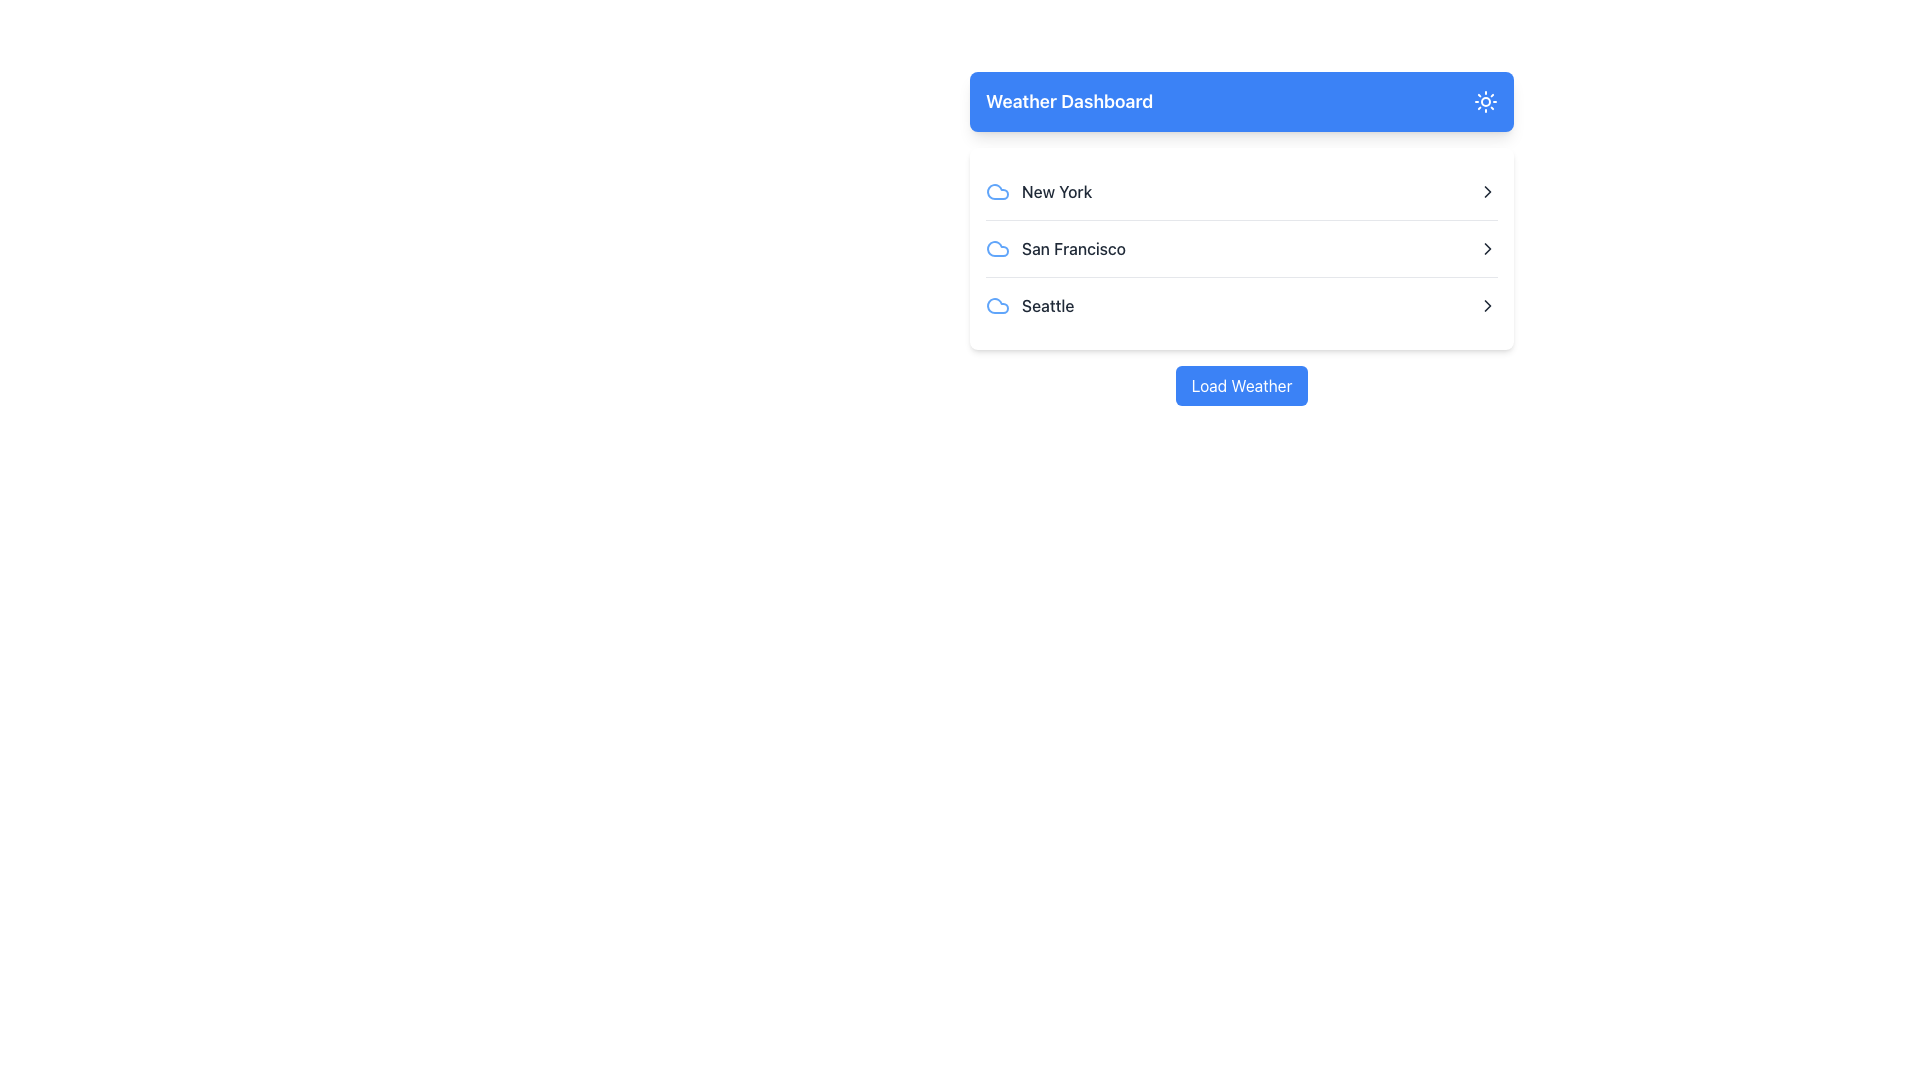 This screenshot has width=1920, height=1080. I want to click on text content of the city label 'Seattle' located in the third row of the weather dashboard, positioned to the right of a blue cloud icon, so click(1030, 305).